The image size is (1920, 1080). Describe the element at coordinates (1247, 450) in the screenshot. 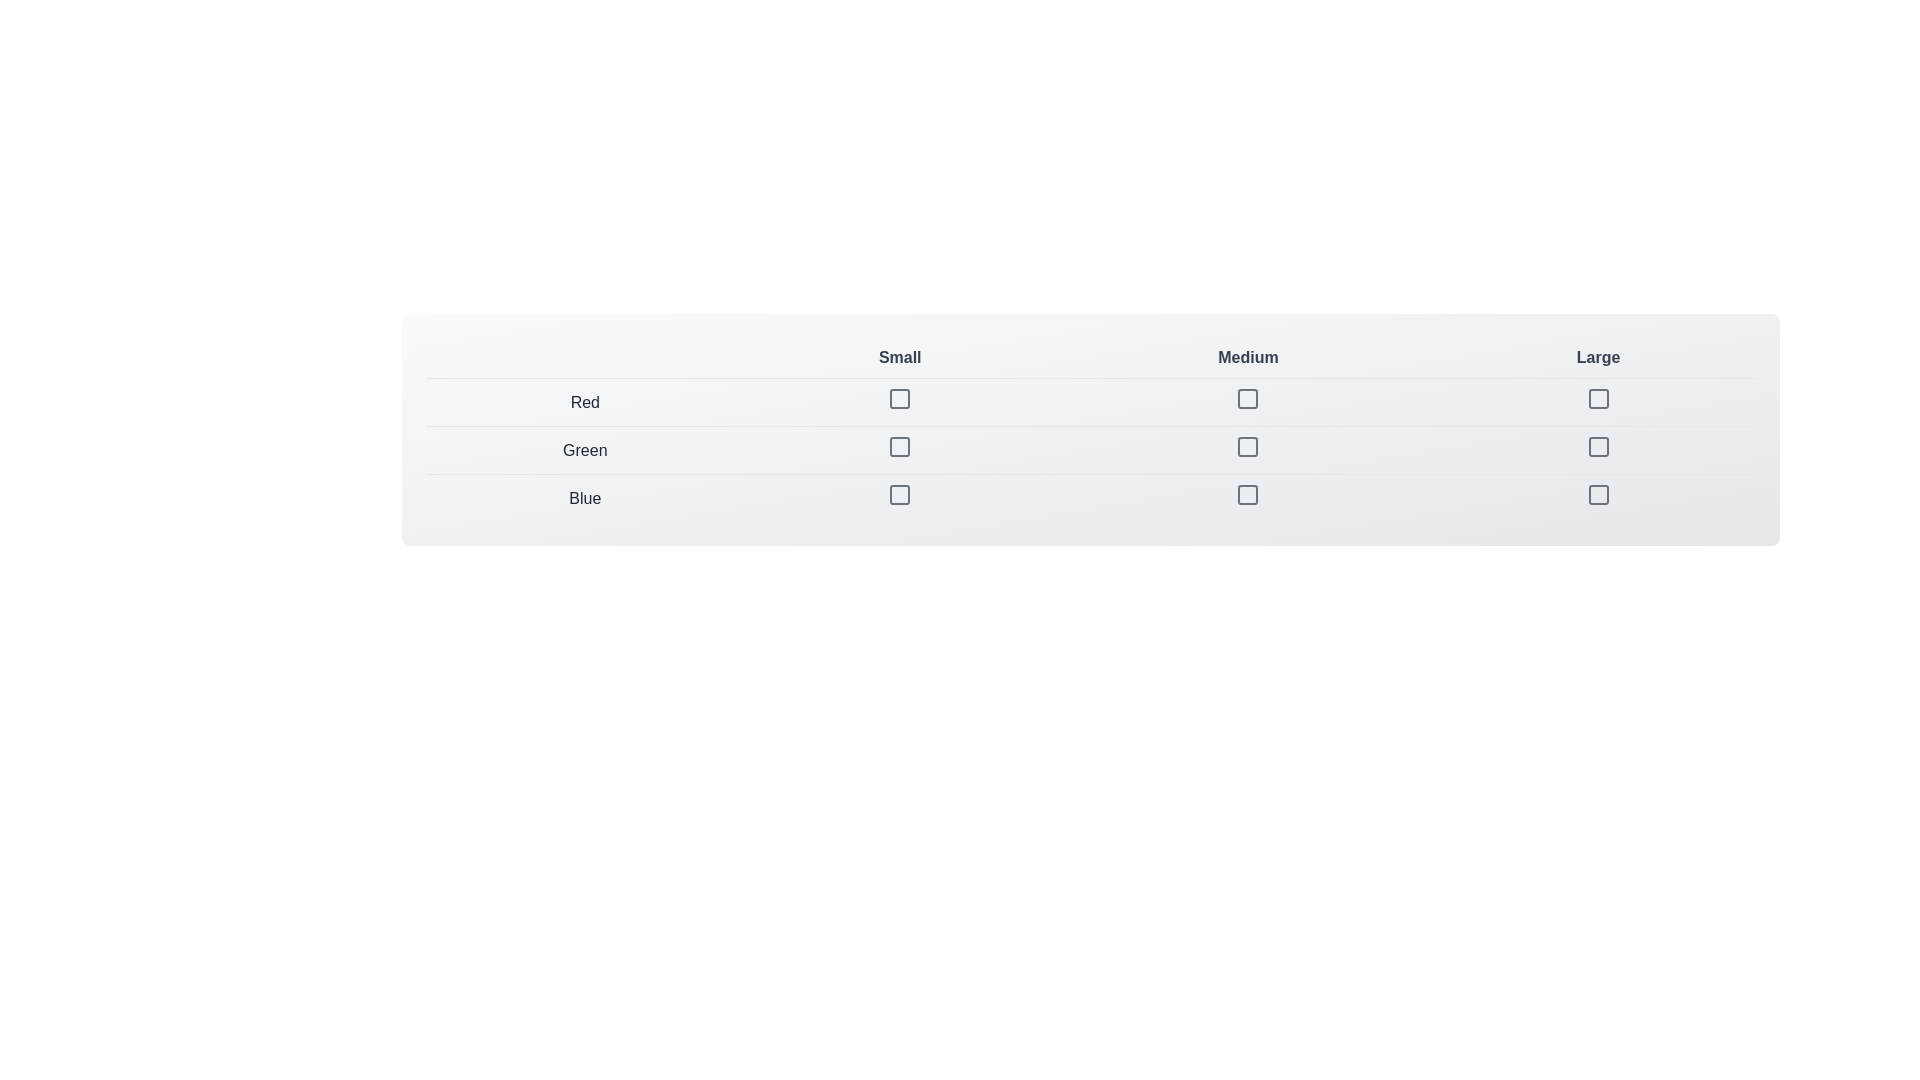

I see `to select the checkbox located in the second row under the 'Medium' header, aligned with the 'Green' row in the grid layout` at that location.